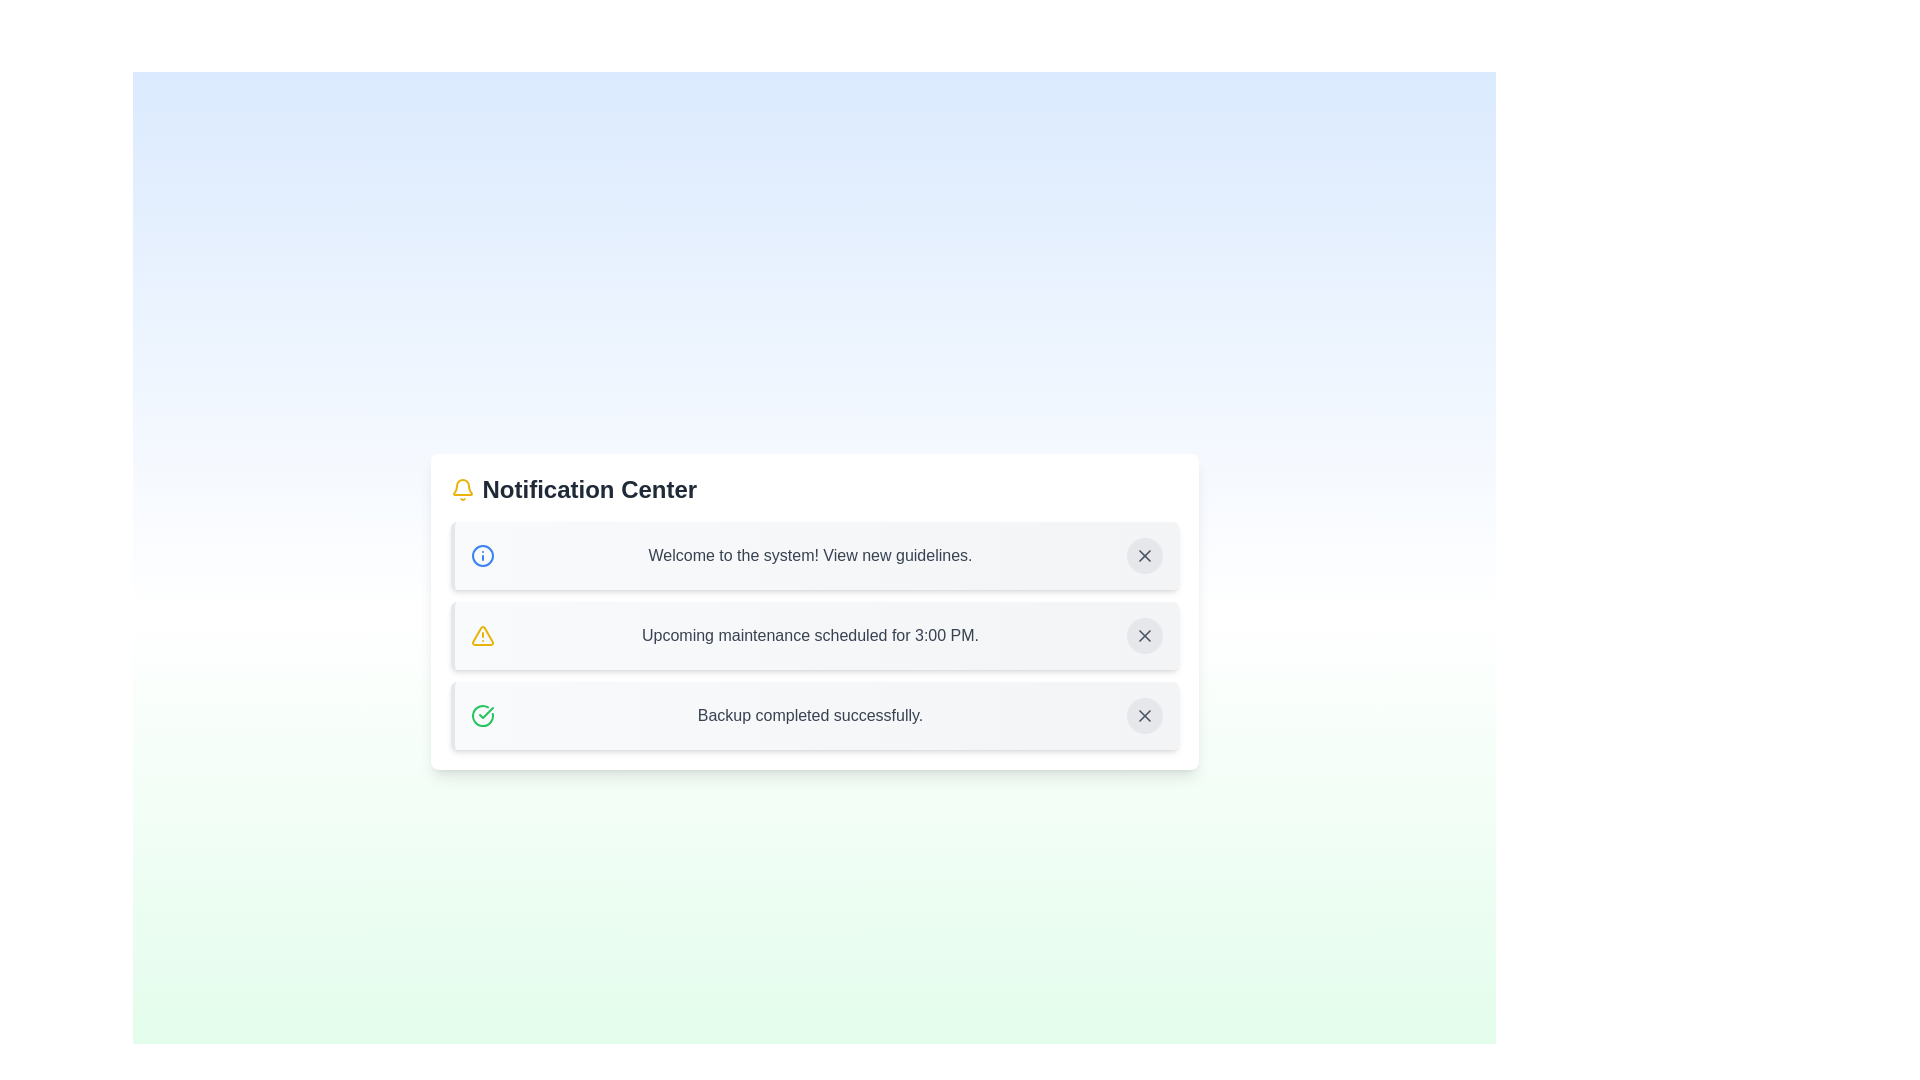 The image size is (1920, 1080). What do you see at coordinates (814, 489) in the screenshot?
I see `the text block titled 'Notification Center' which is styled with a bold, large font and a yellow bell icon` at bounding box center [814, 489].